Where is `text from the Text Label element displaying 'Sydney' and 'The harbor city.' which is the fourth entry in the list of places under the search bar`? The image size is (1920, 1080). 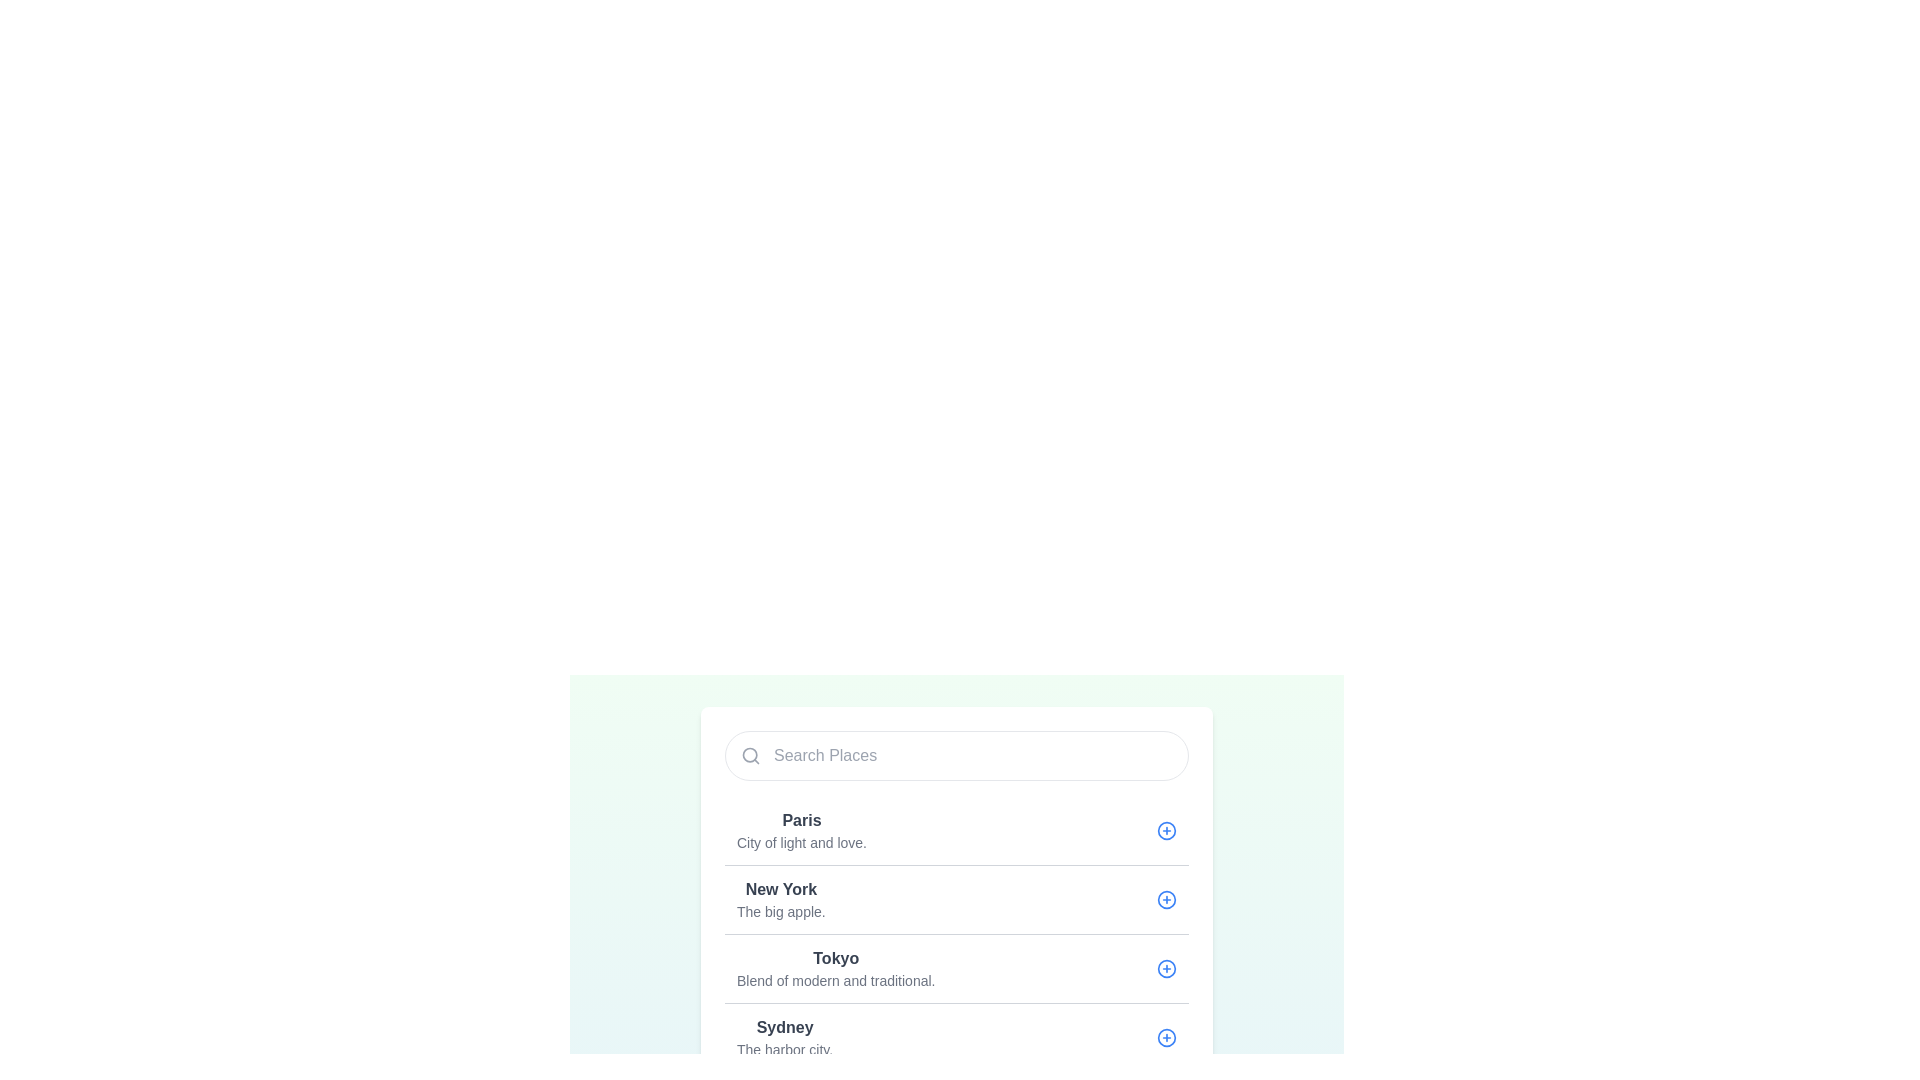
text from the Text Label element displaying 'Sydney' and 'The harbor city.' which is the fourth entry in the list of places under the search bar is located at coordinates (784, 1036).